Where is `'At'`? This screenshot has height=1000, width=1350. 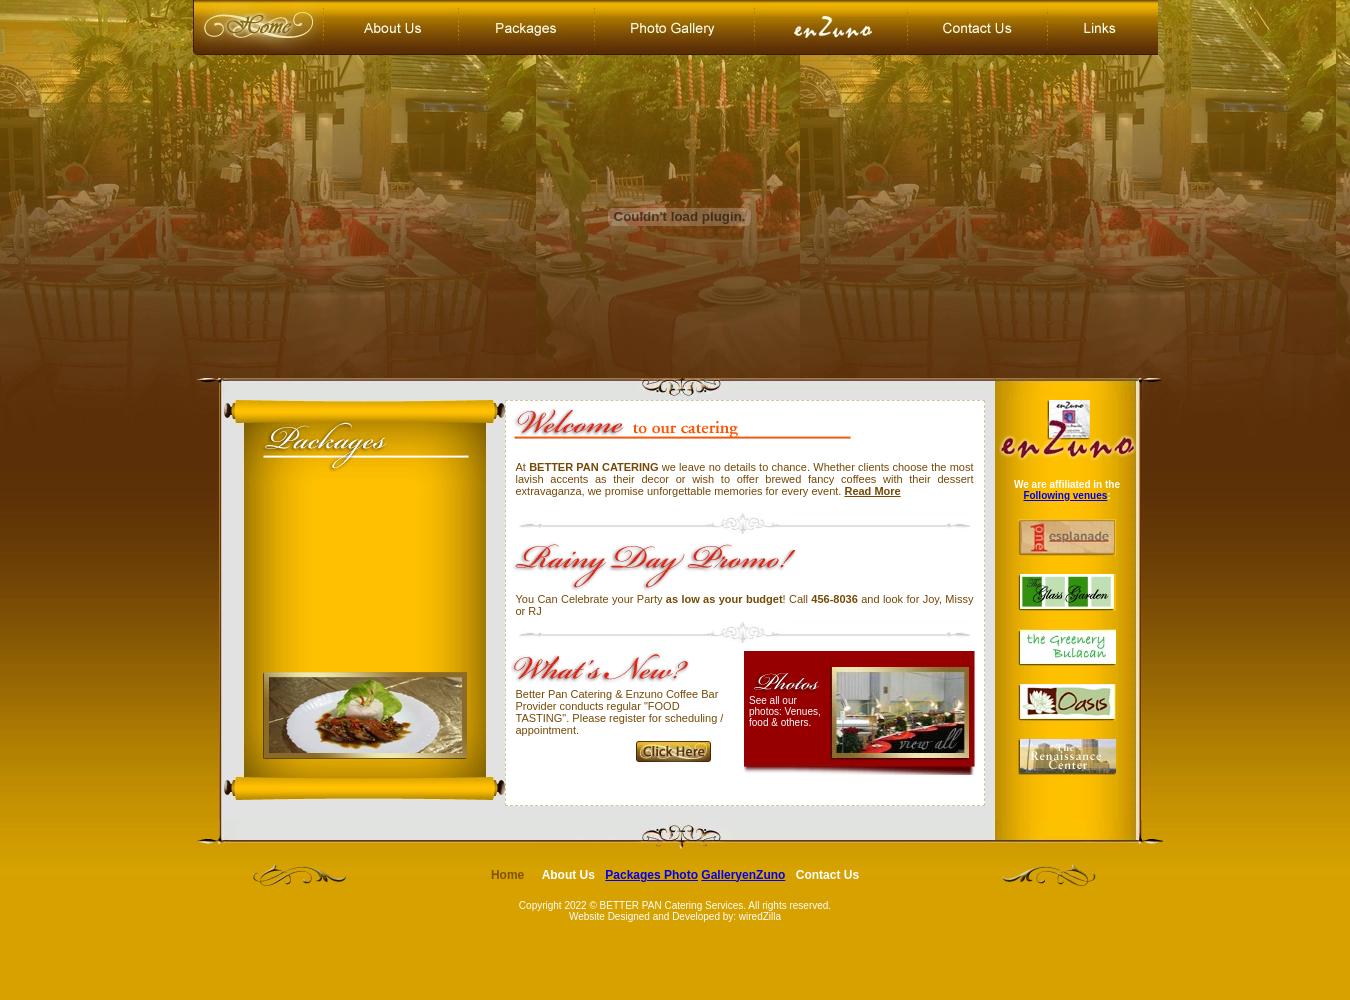 'At' is located at coordinates (521, 466).